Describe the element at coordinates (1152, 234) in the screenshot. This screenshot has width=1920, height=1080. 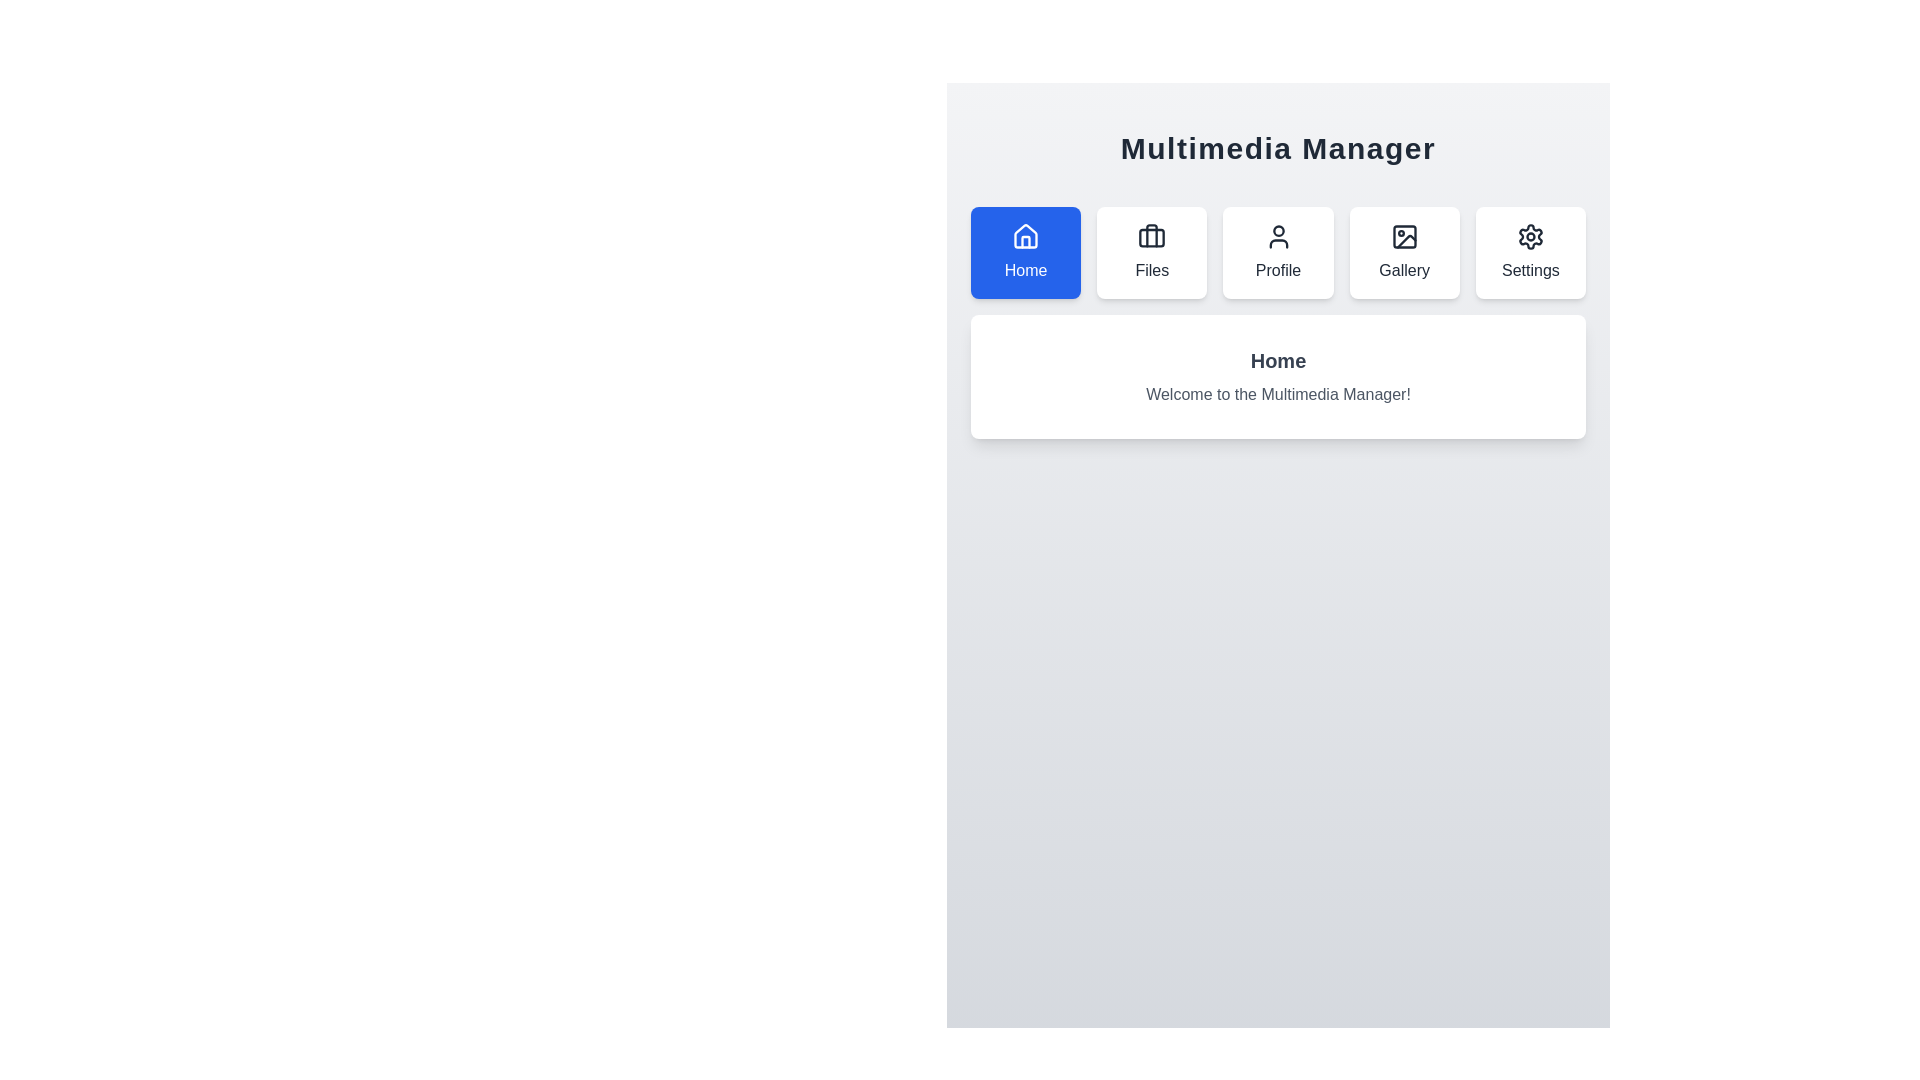
I see `the central vertical divider of the briefcase icon located in the 'Files' section of the top navigation bar` at that location.